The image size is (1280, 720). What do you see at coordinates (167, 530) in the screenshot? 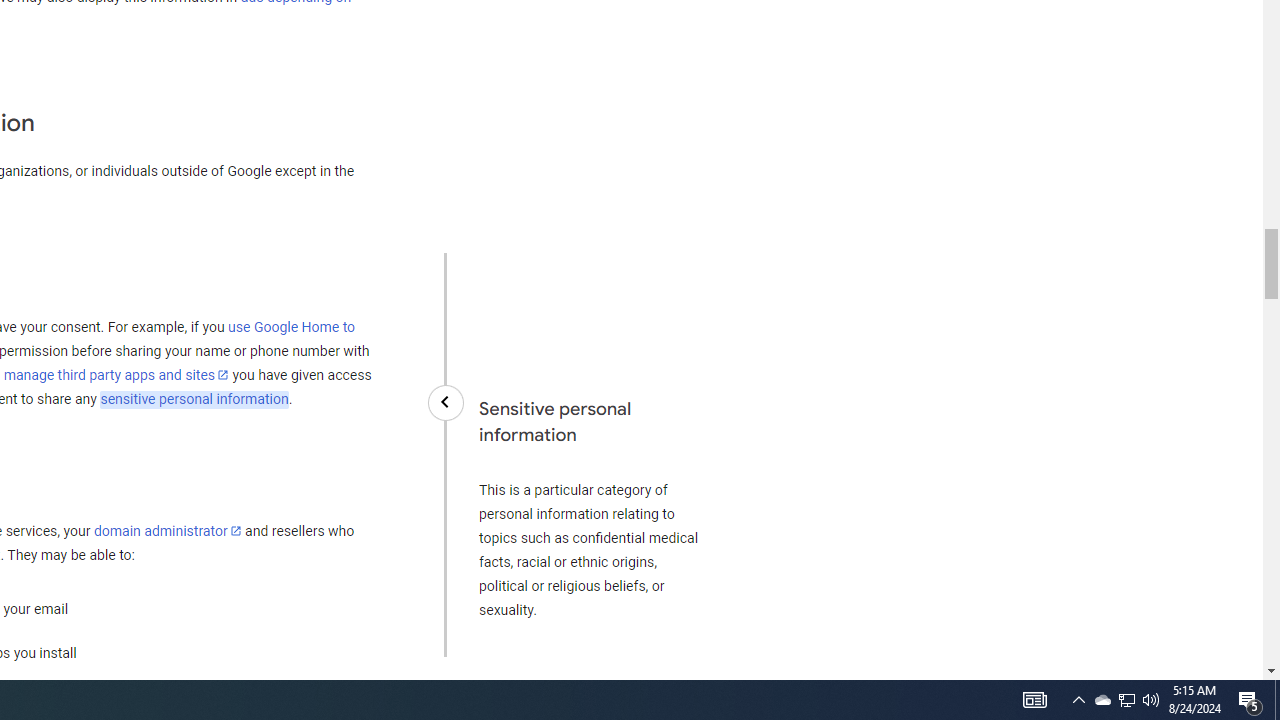
I see `'domain administrator'` at bounding box center [167, 530].